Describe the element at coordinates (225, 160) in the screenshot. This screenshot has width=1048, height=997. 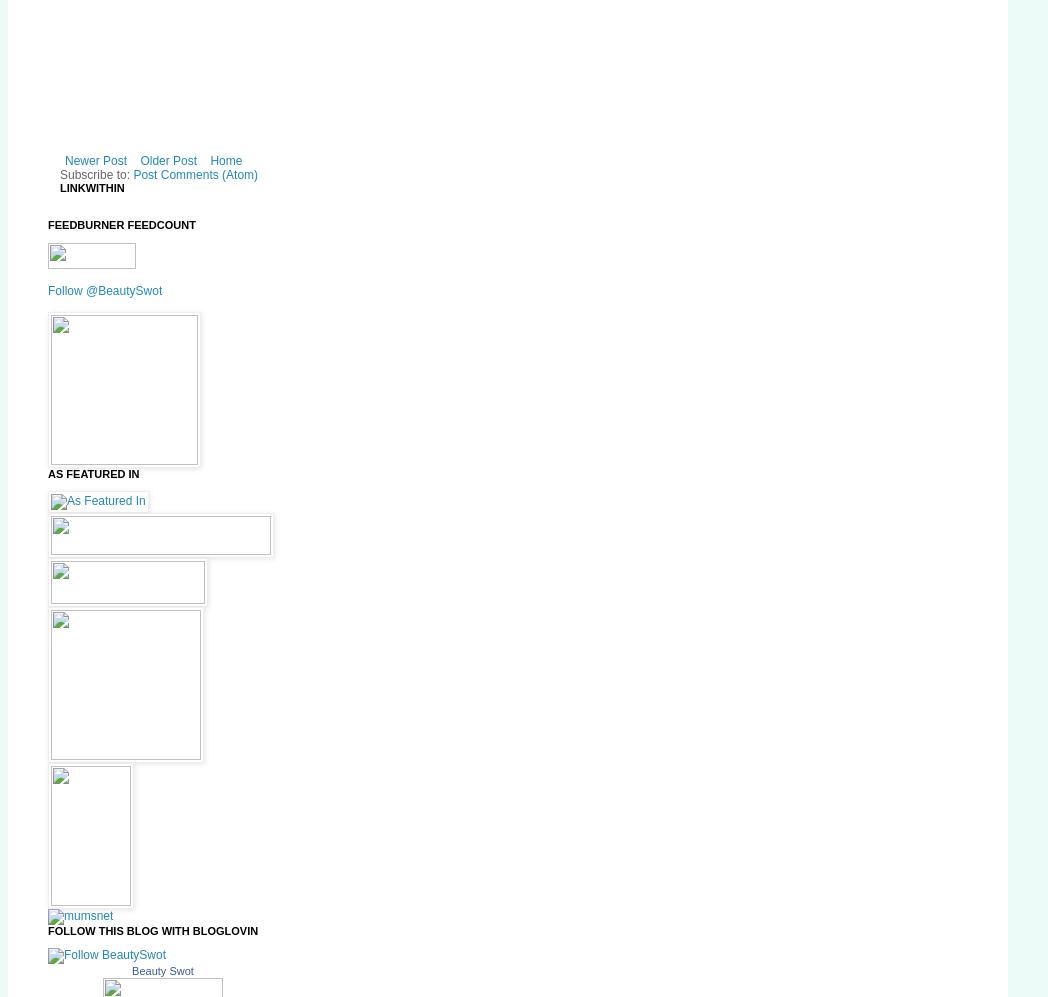
I see `'Home'` at that location.